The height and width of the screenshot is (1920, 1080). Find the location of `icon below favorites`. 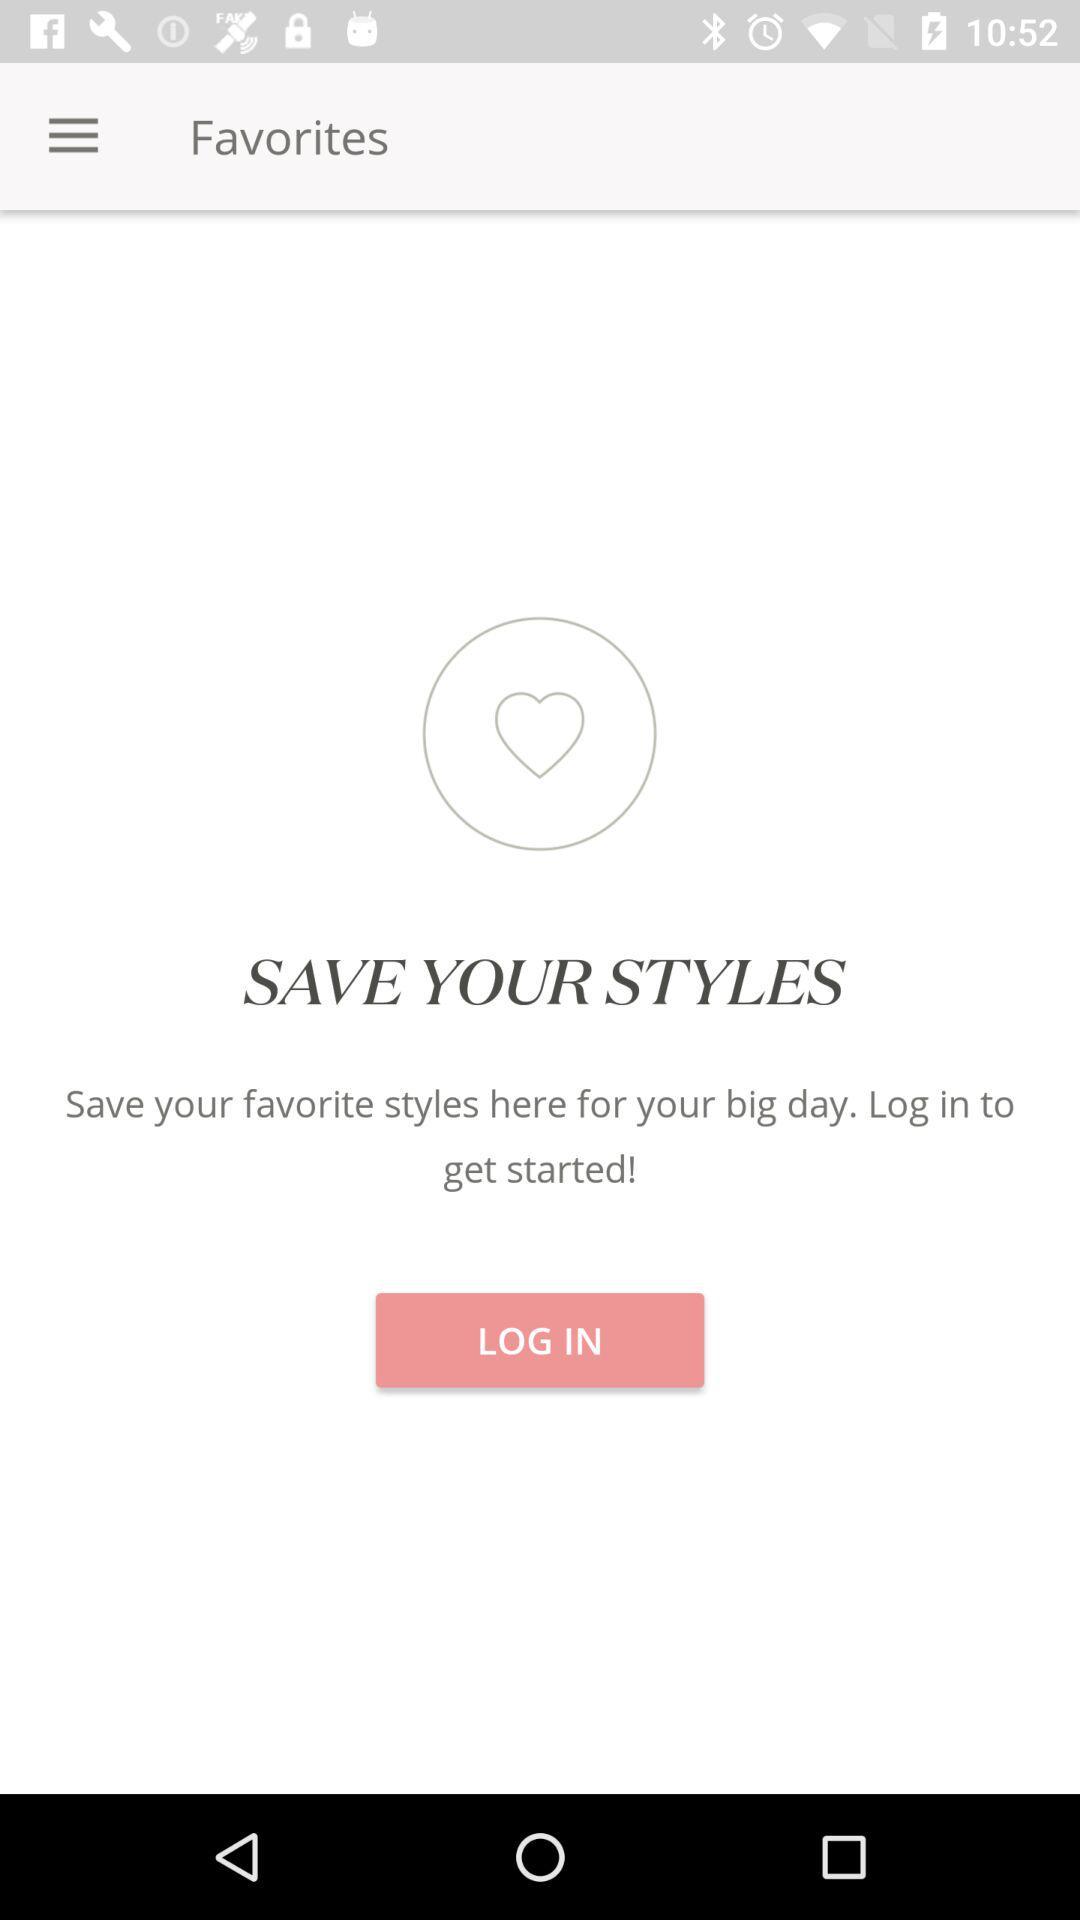

icon below favorites is located at coordinates (180, 279).